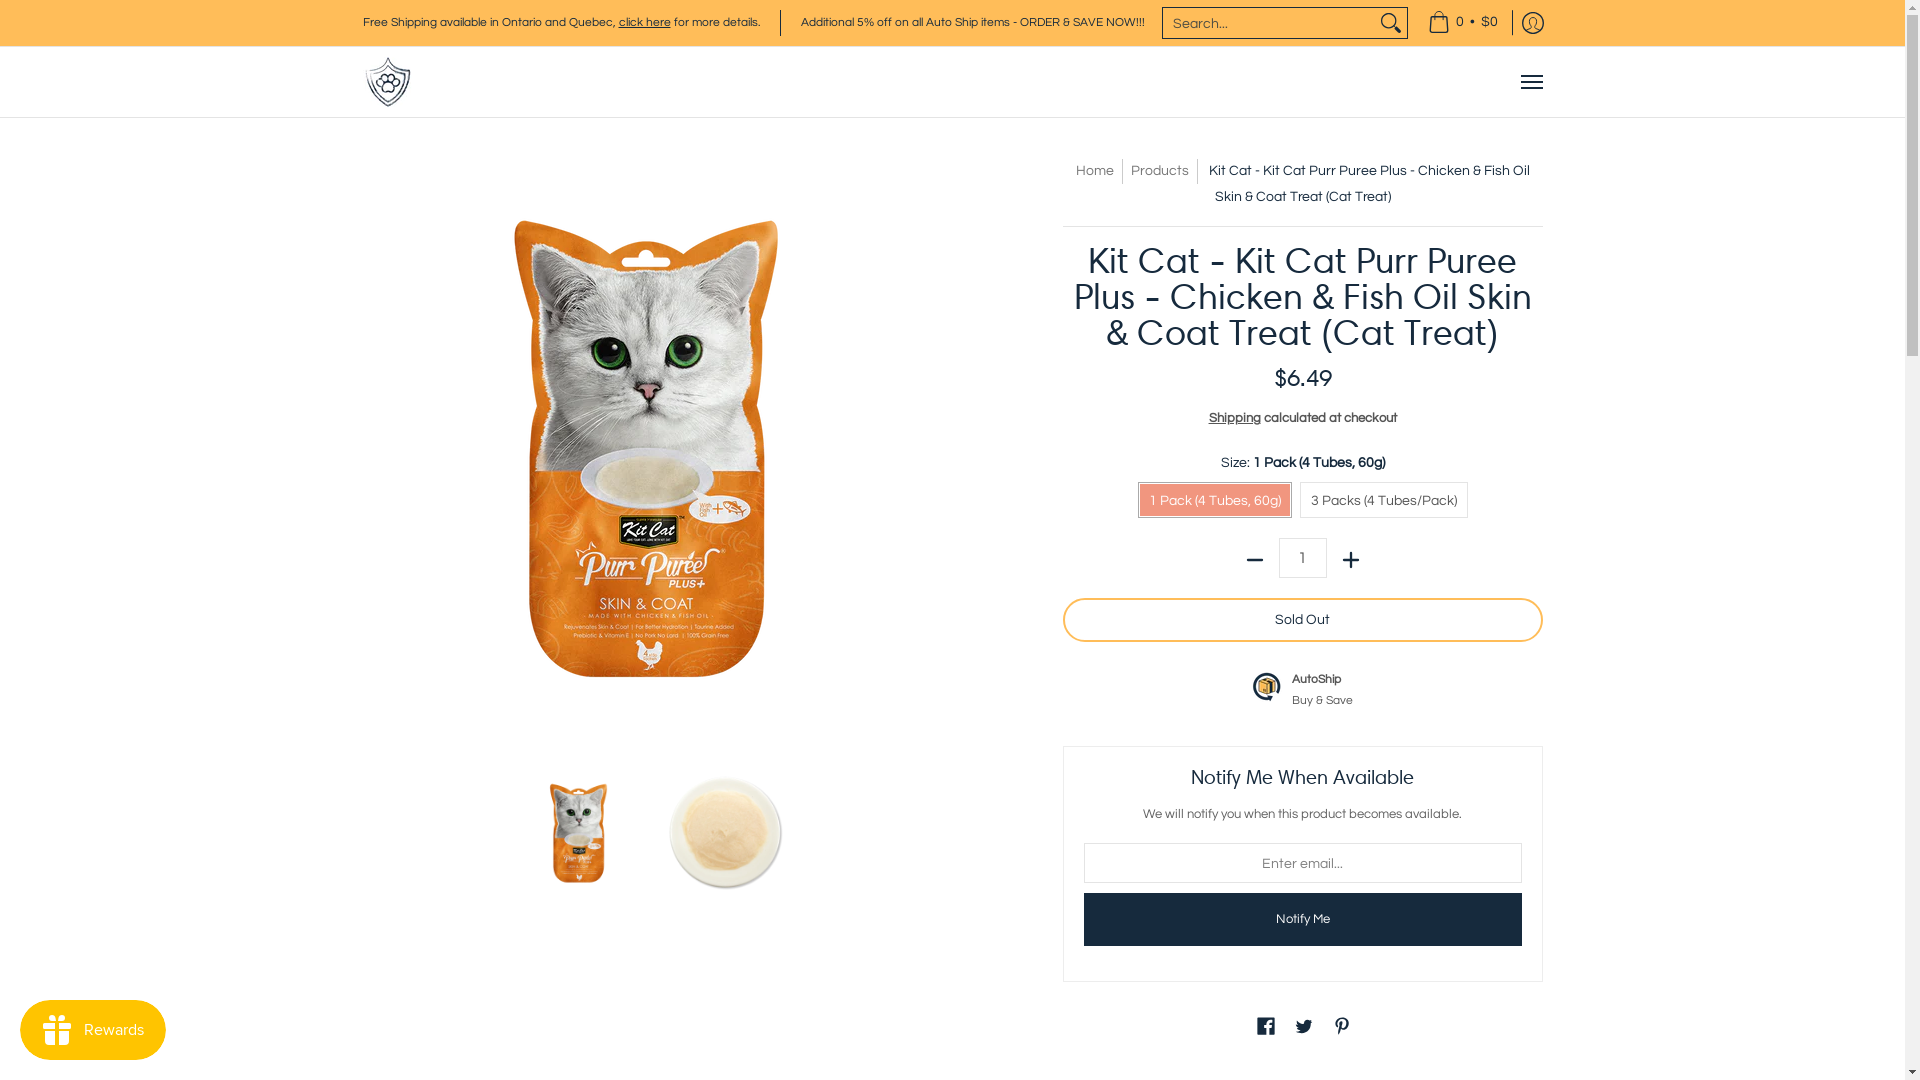  Describe the element at coordinates (1530, 23) in the screenshot. I see `'Log in'` at that location.